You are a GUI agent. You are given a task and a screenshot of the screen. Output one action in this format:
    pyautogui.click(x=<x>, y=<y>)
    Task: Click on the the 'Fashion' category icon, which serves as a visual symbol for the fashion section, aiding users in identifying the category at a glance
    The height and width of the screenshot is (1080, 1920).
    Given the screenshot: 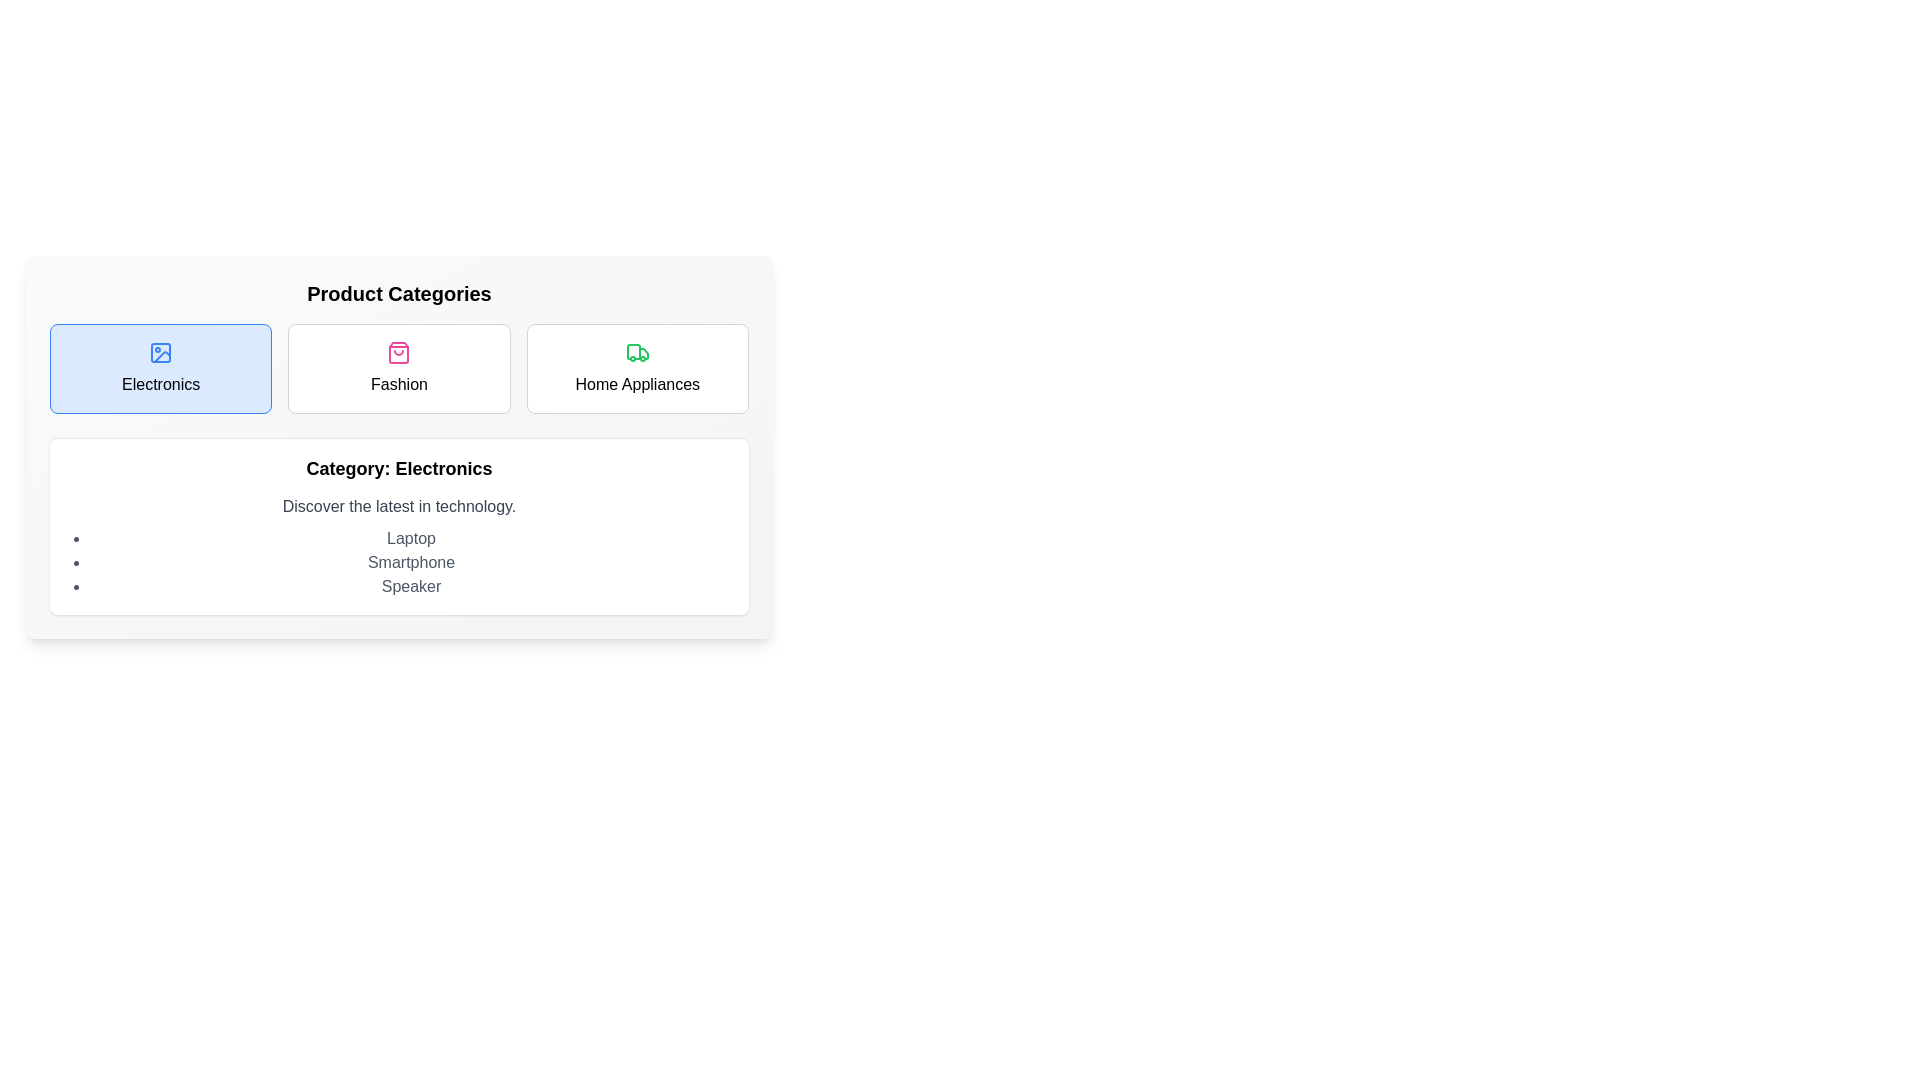 What is the action you would take?
    pyautogui.click(x=399, y=352)
    